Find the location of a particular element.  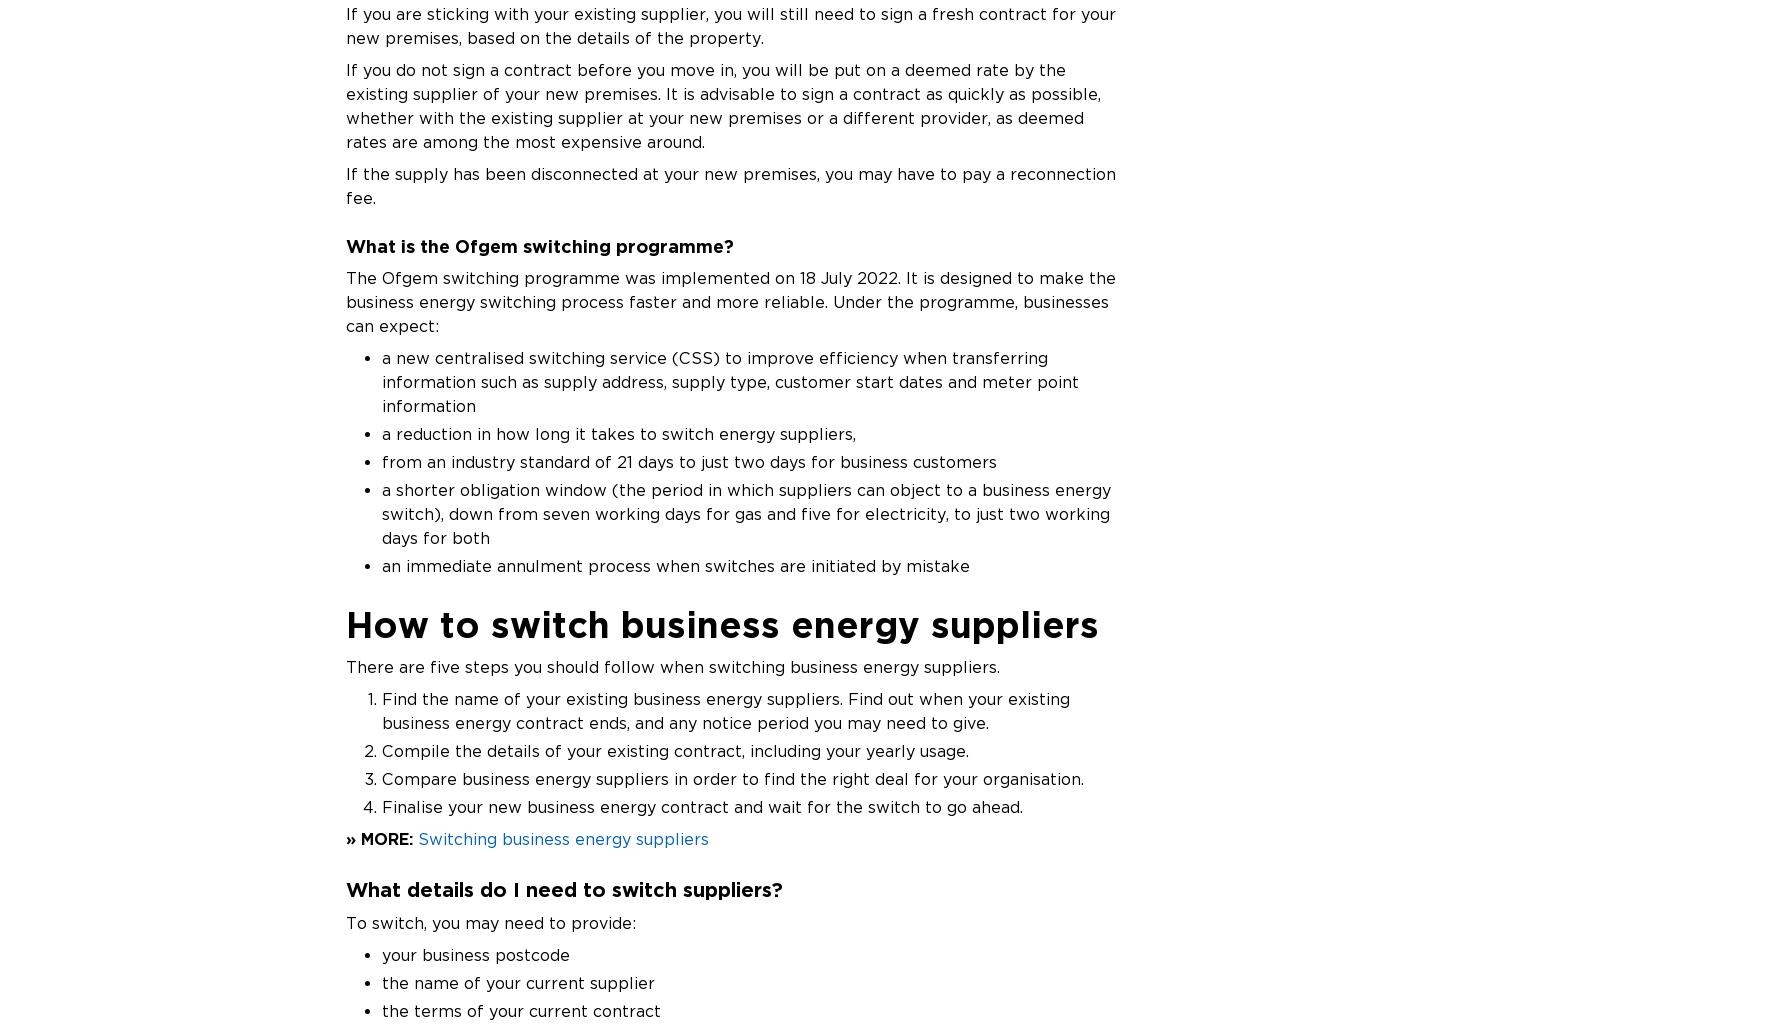

'If you do not sign a contract before you move in, you will be put on a deemed rate by the existing supplier of your new premises. It is advisable to sign a contract as quickly as possible, whether with the existing supplier at your new premises or a different provider, as deemed rates are among the most expensive around.' is located at coordinates (722, 105).